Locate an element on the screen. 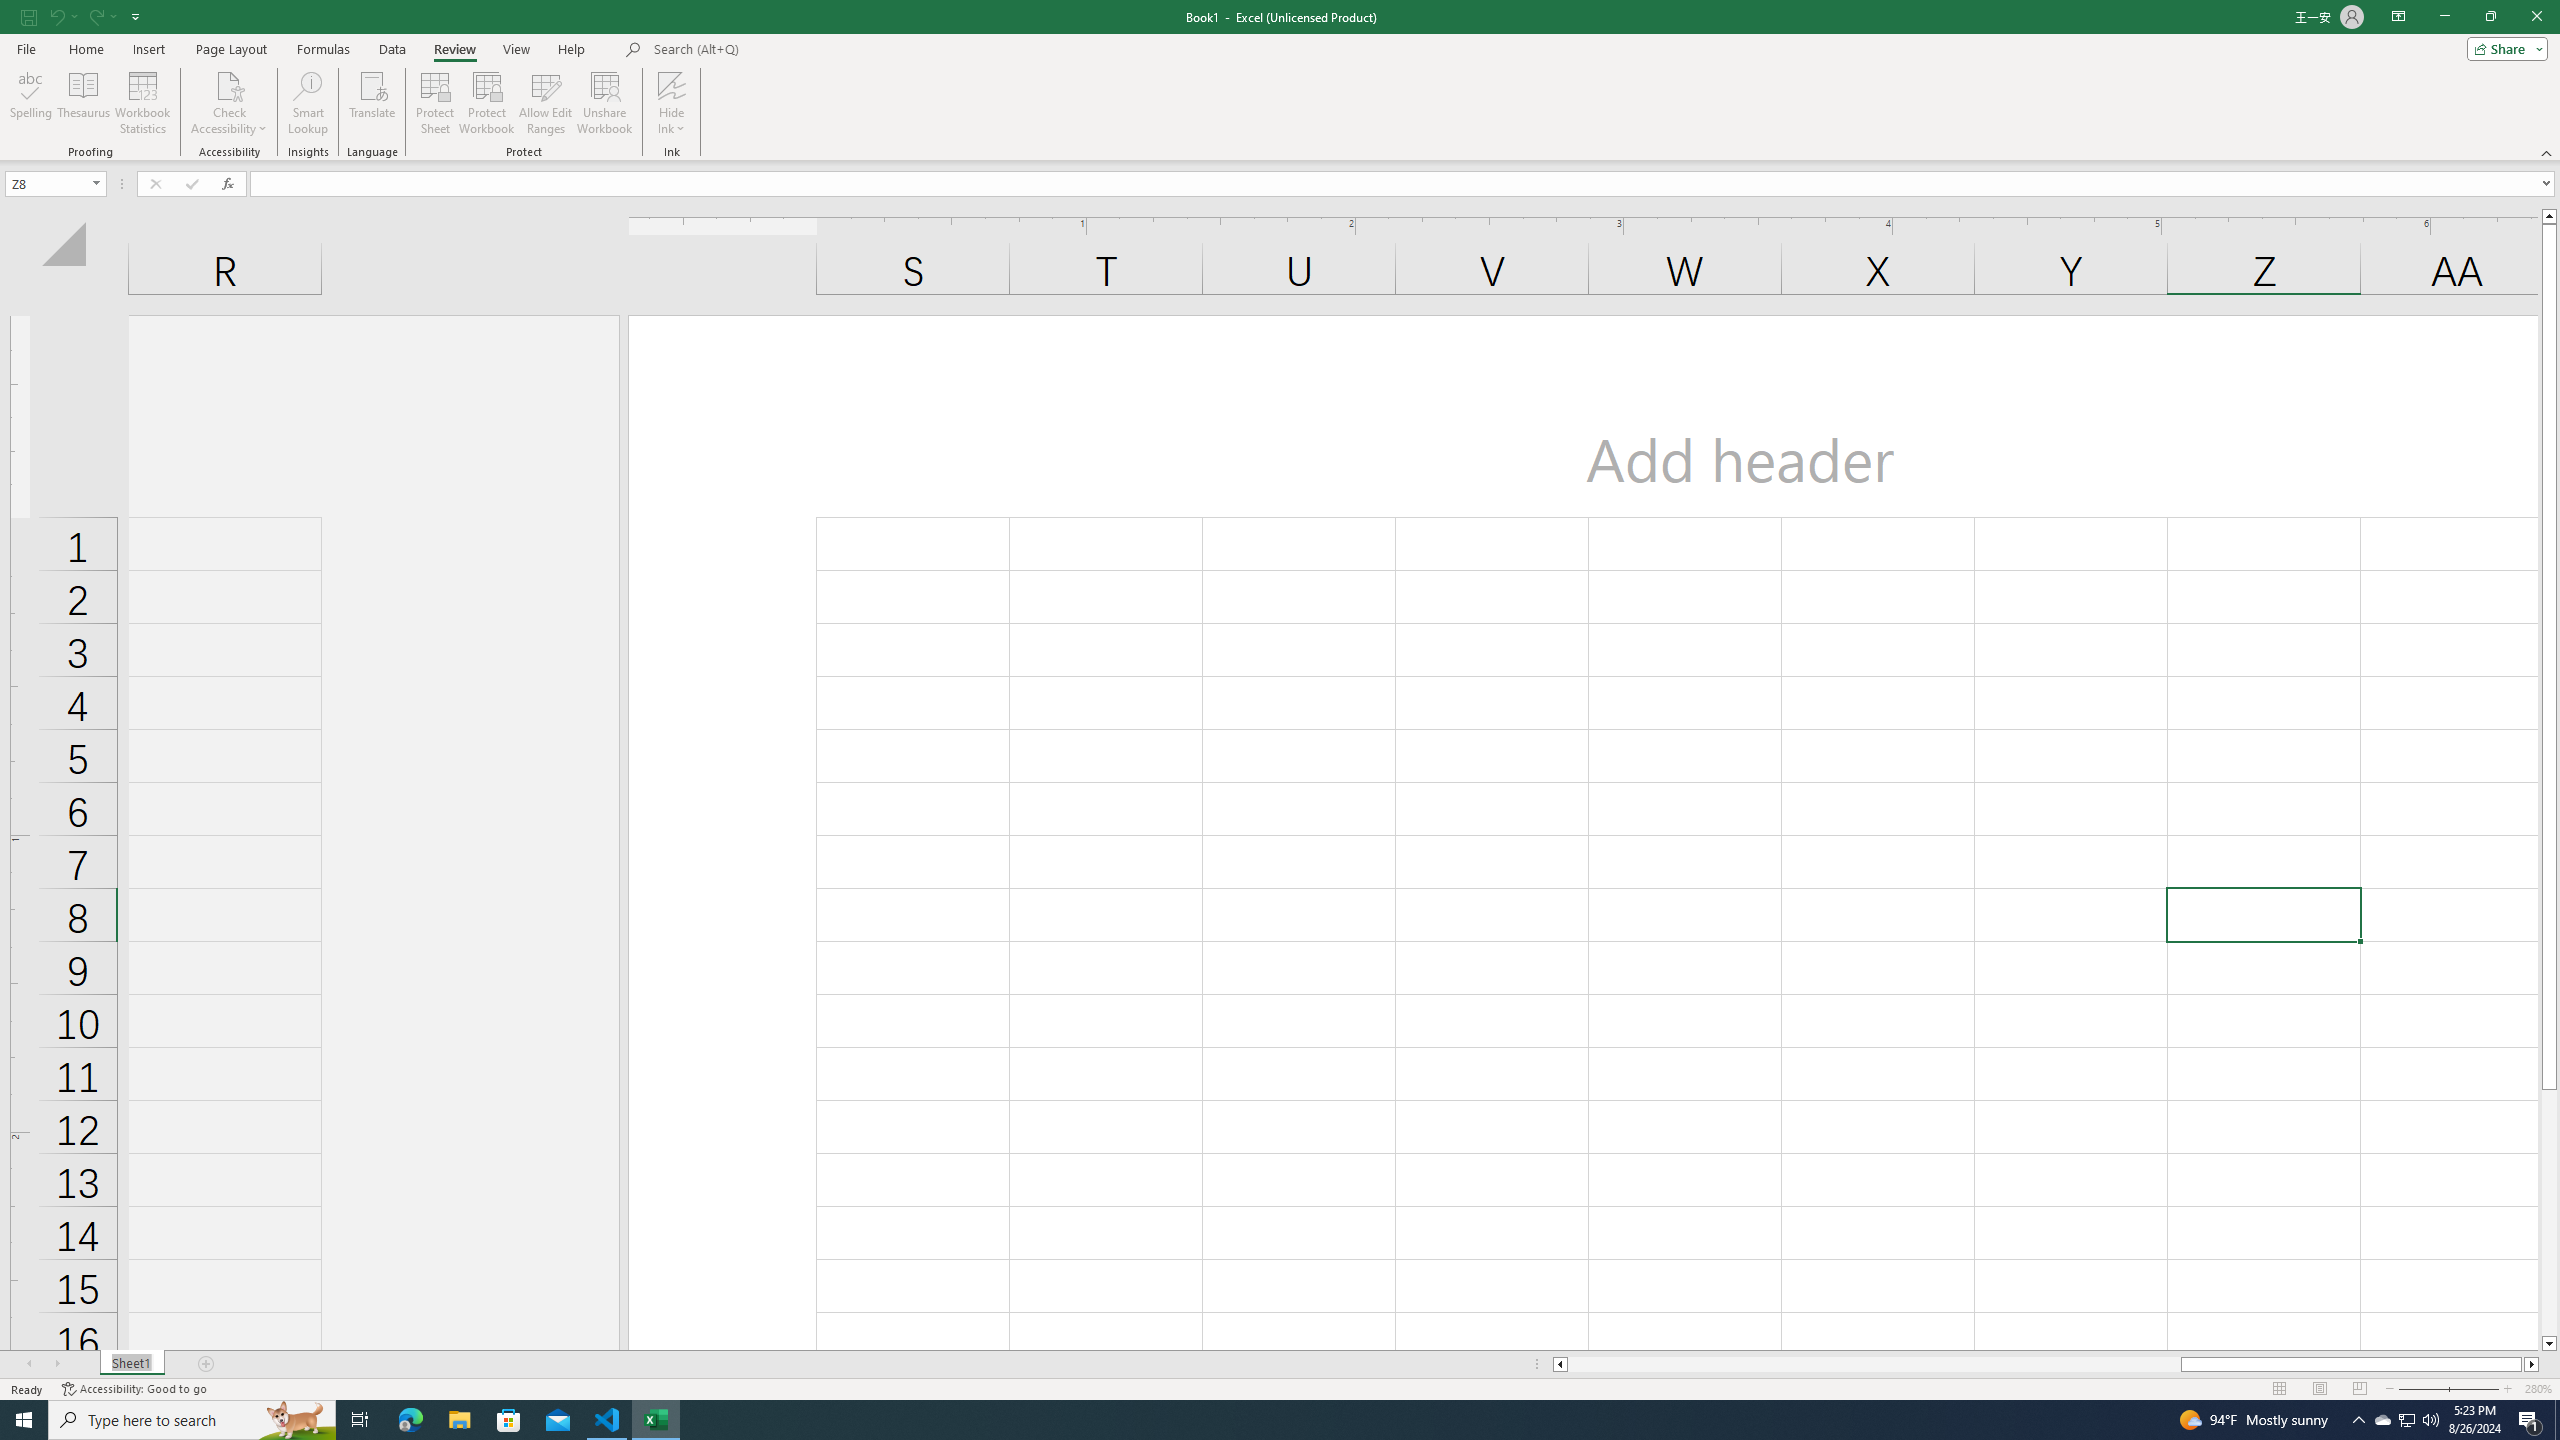  'Smart Lookup' is located at coordinates (307, 103).